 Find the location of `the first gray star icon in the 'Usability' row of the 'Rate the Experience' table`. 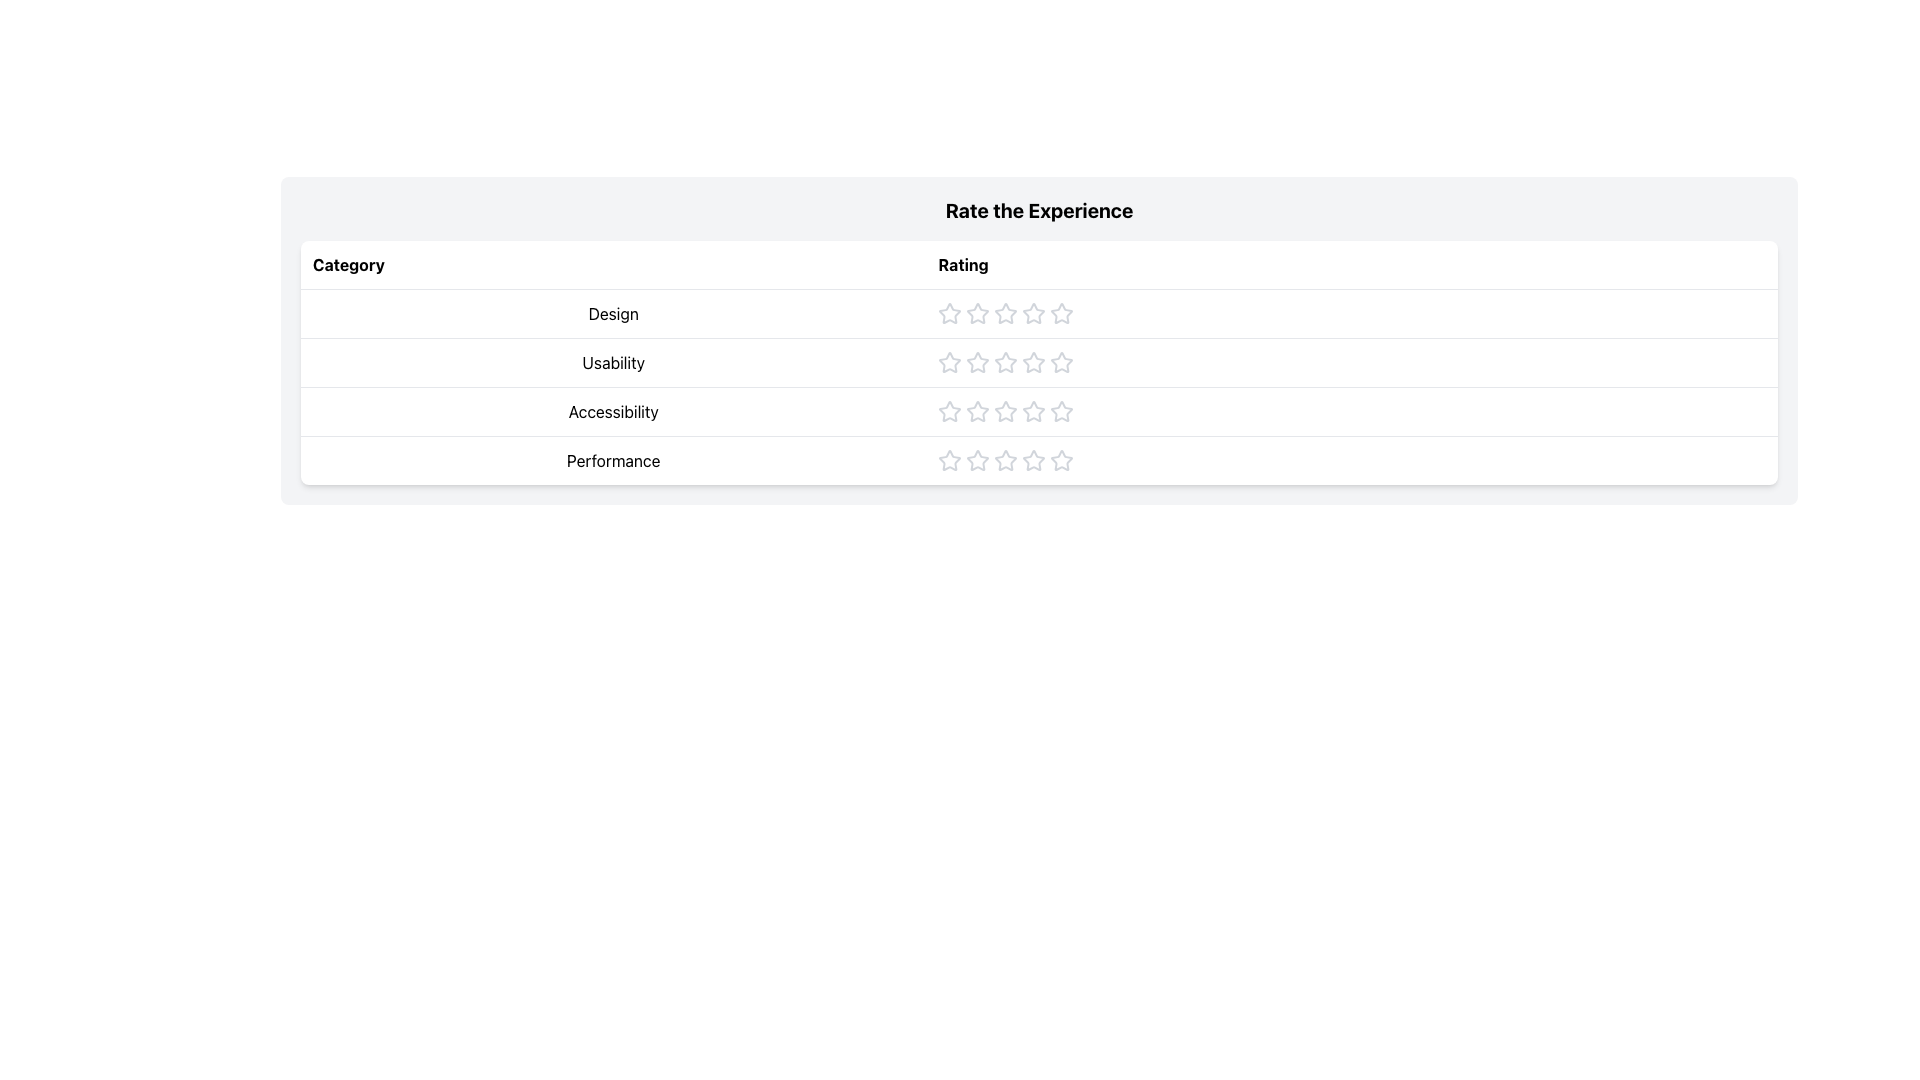

the first gray star icon in the 'Usability' row of the 'Rate the Experience' table is located at coordinates (949, 362).